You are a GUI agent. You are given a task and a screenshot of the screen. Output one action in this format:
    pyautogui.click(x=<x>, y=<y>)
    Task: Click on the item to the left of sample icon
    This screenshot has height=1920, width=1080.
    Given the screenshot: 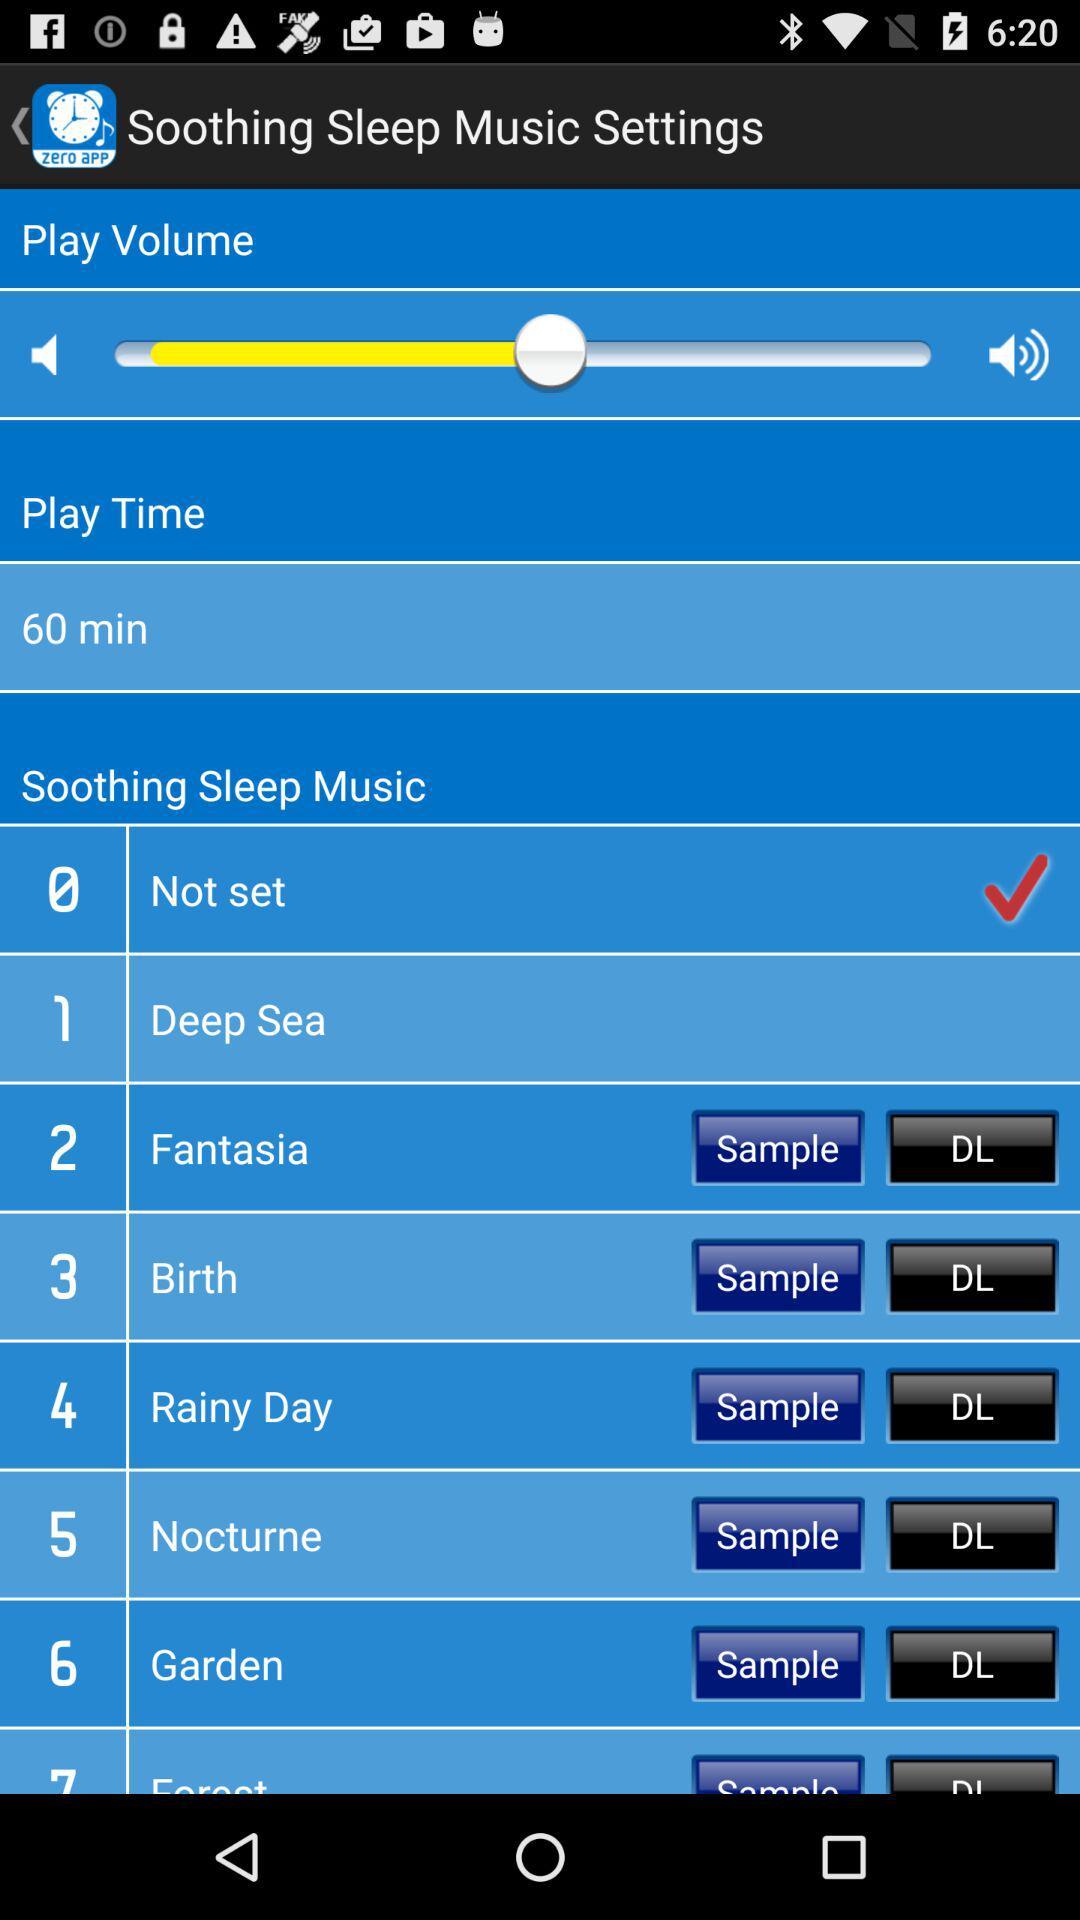 What is the action you would take?
    pyautogui.click(x=409, y=1275)
    